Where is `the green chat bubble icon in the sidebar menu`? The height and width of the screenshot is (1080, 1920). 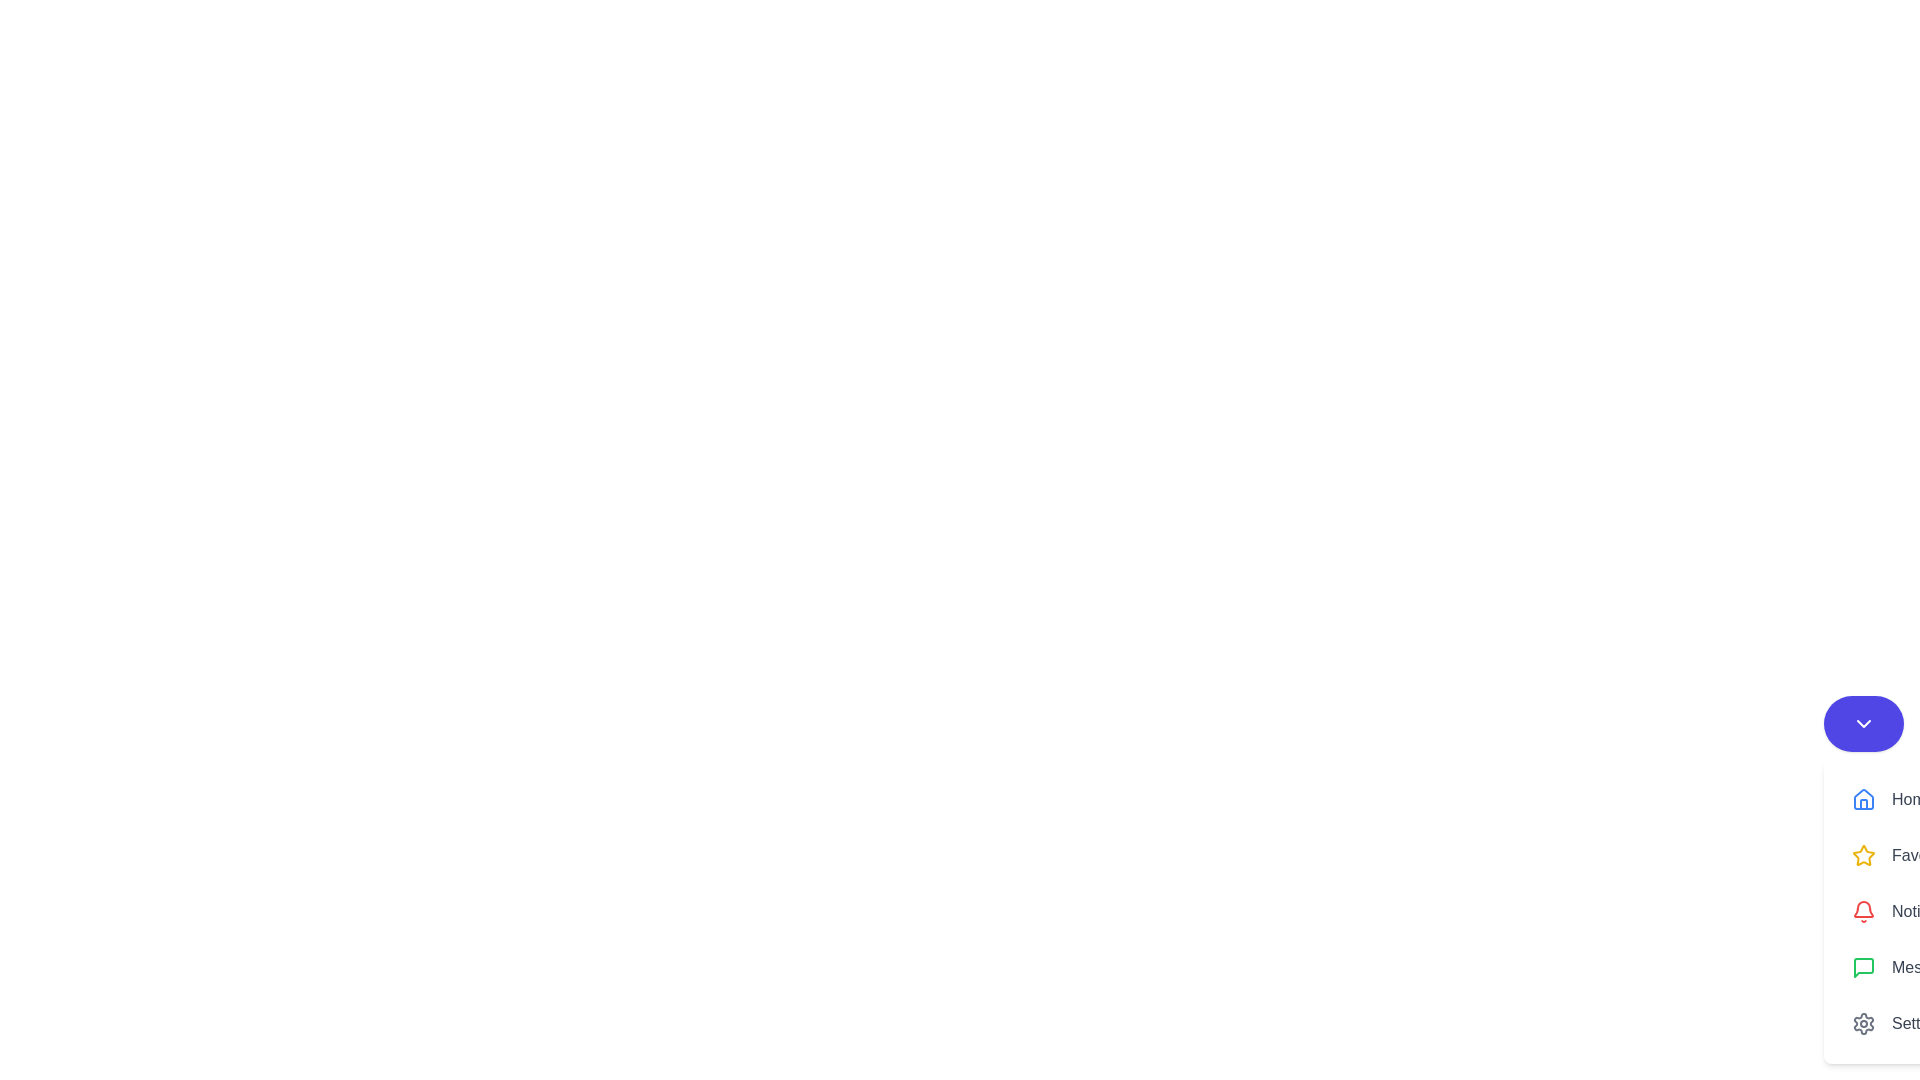
the green chat bubble icon in the sidebar menu is located at coordinates (1862, 967).